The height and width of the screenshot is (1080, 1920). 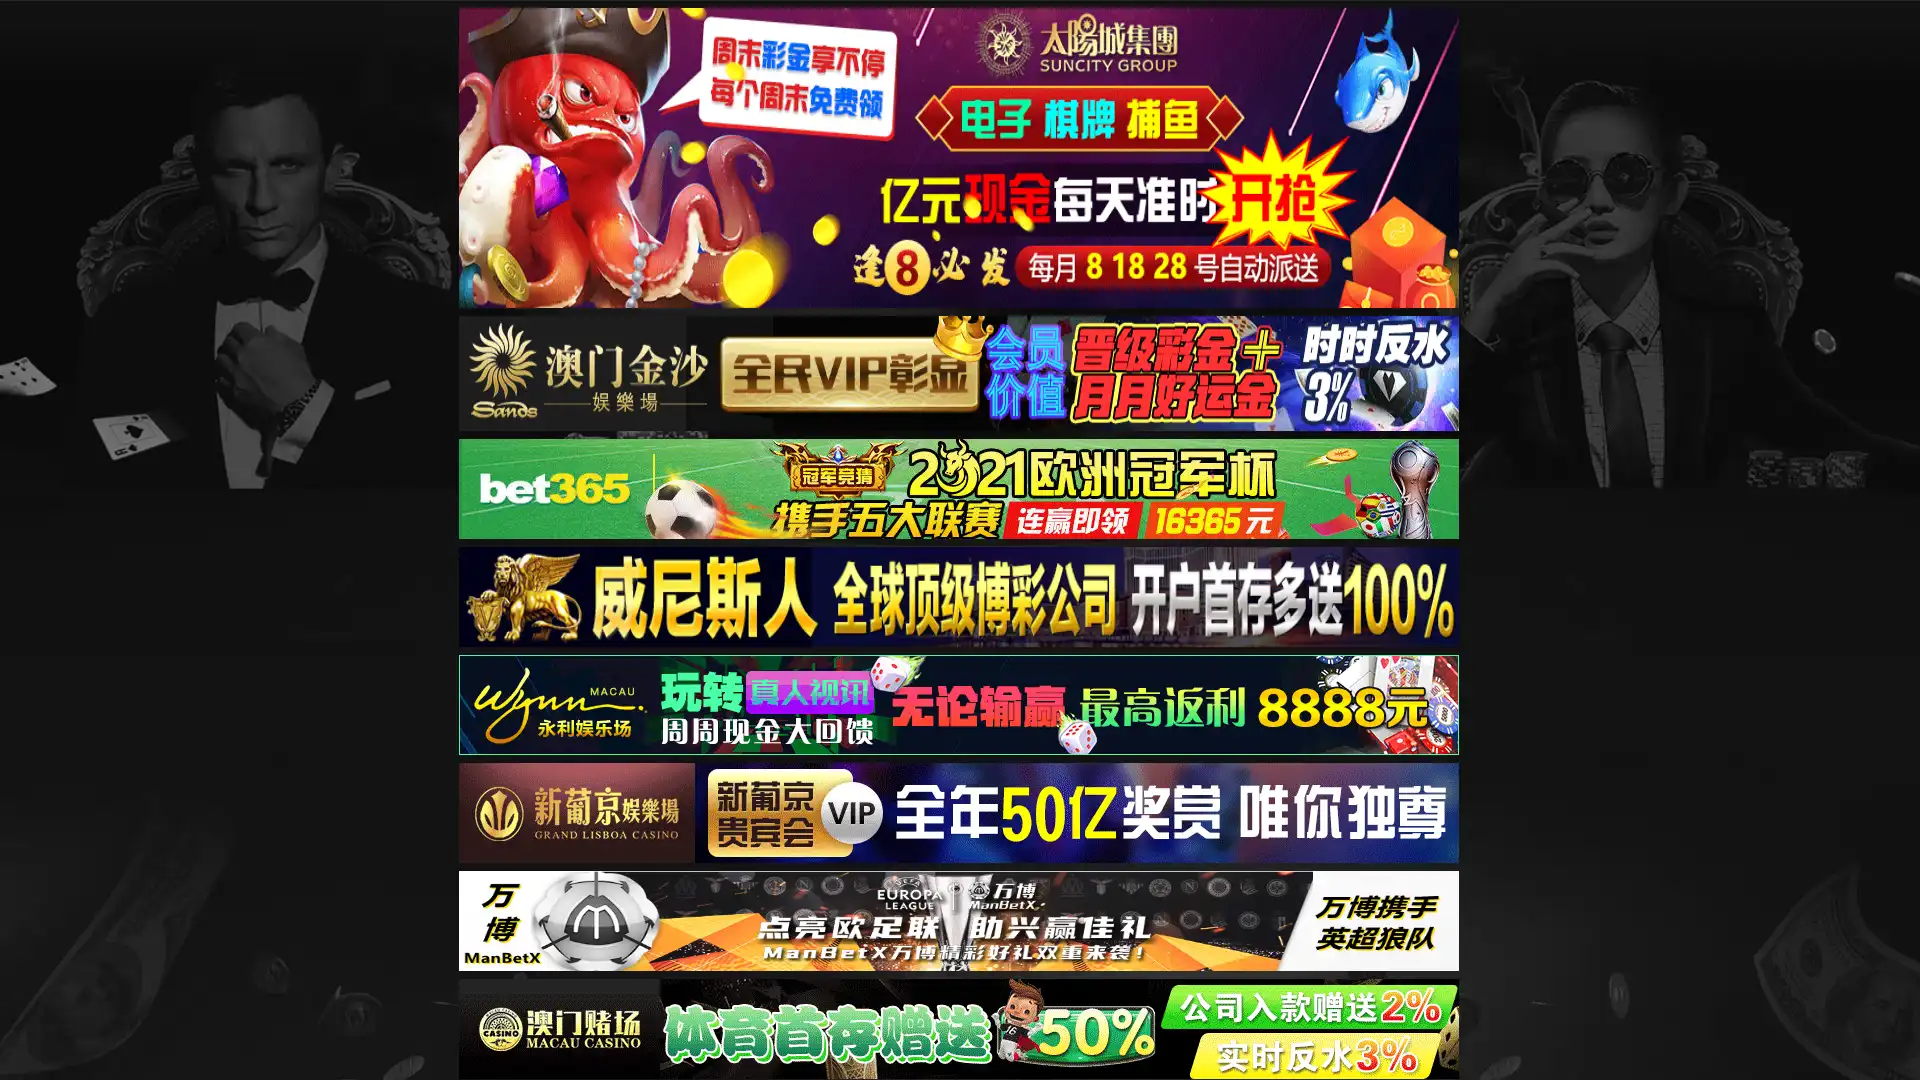 I want to click on Submit, so click(x=1524, y=92).